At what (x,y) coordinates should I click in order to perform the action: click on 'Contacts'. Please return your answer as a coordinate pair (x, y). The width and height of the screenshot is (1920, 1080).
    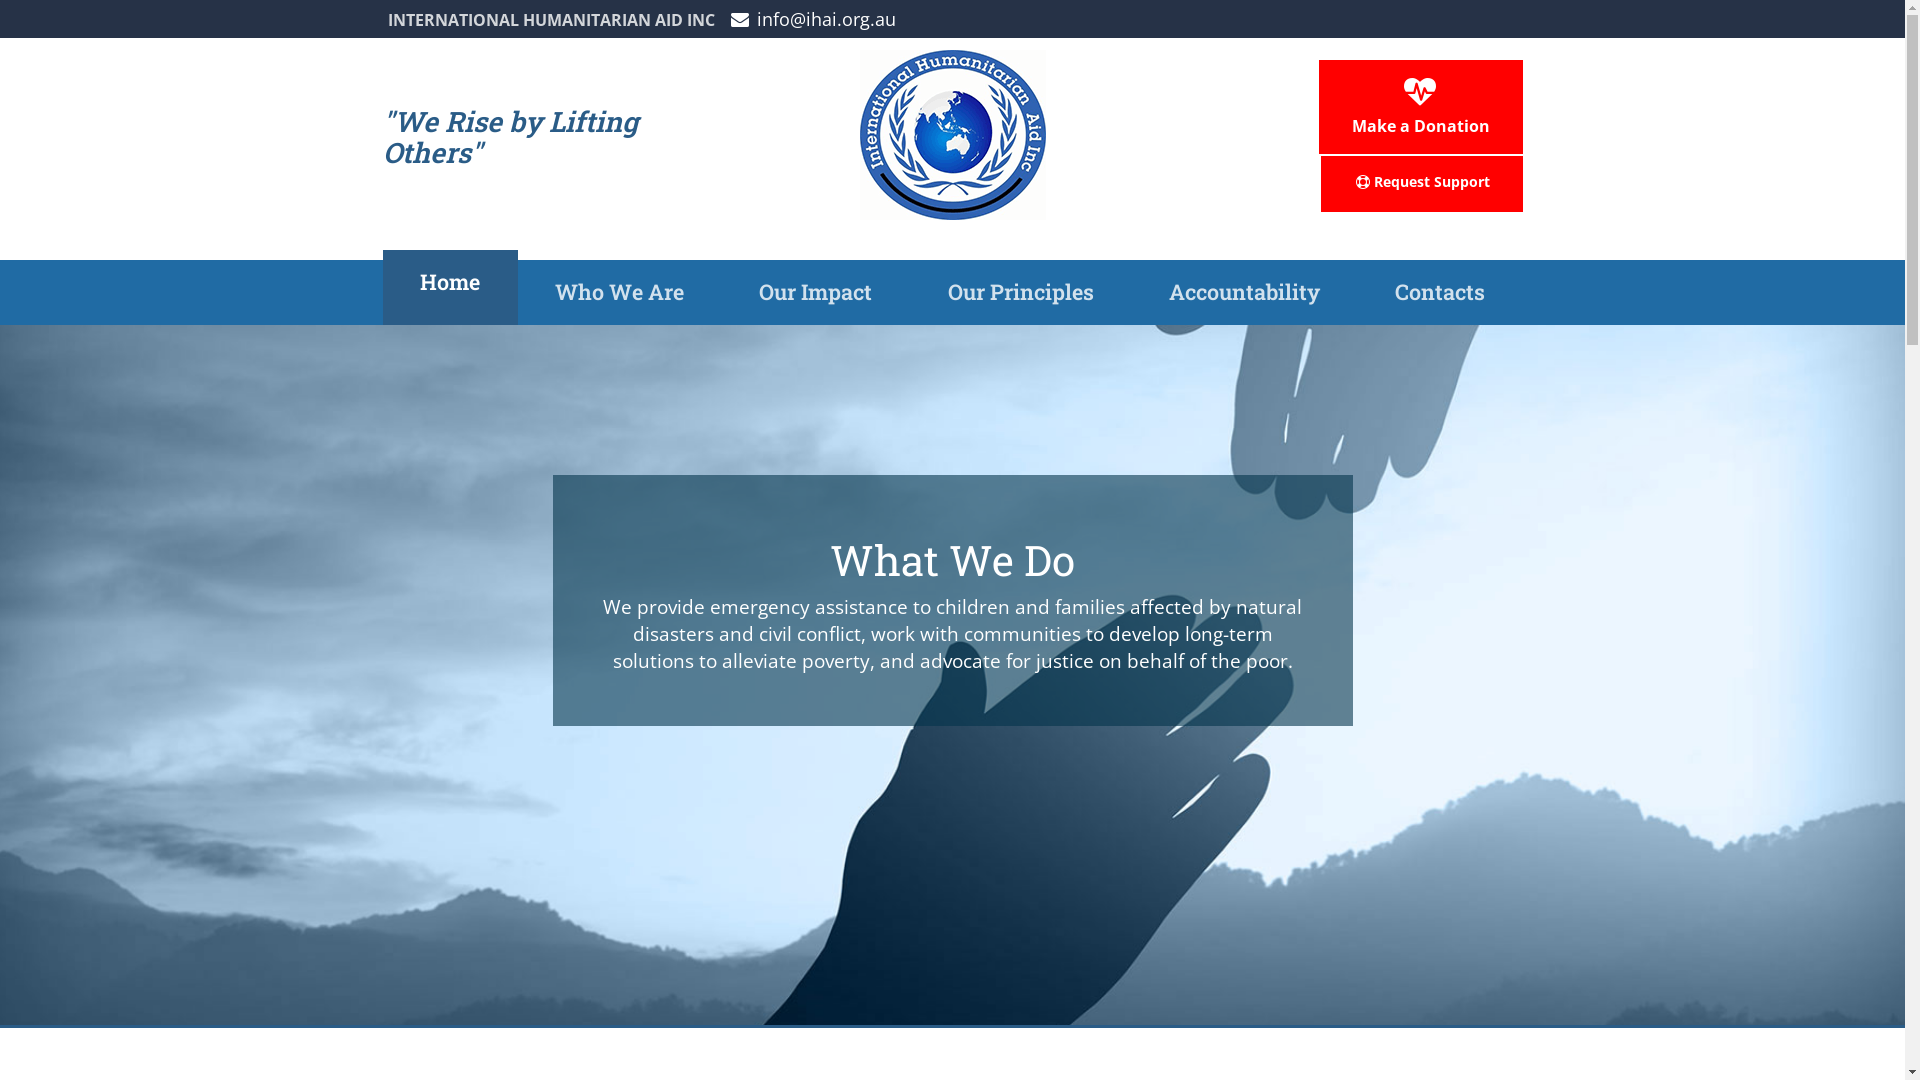
    Looking at the image, I should click on (1357, 292).